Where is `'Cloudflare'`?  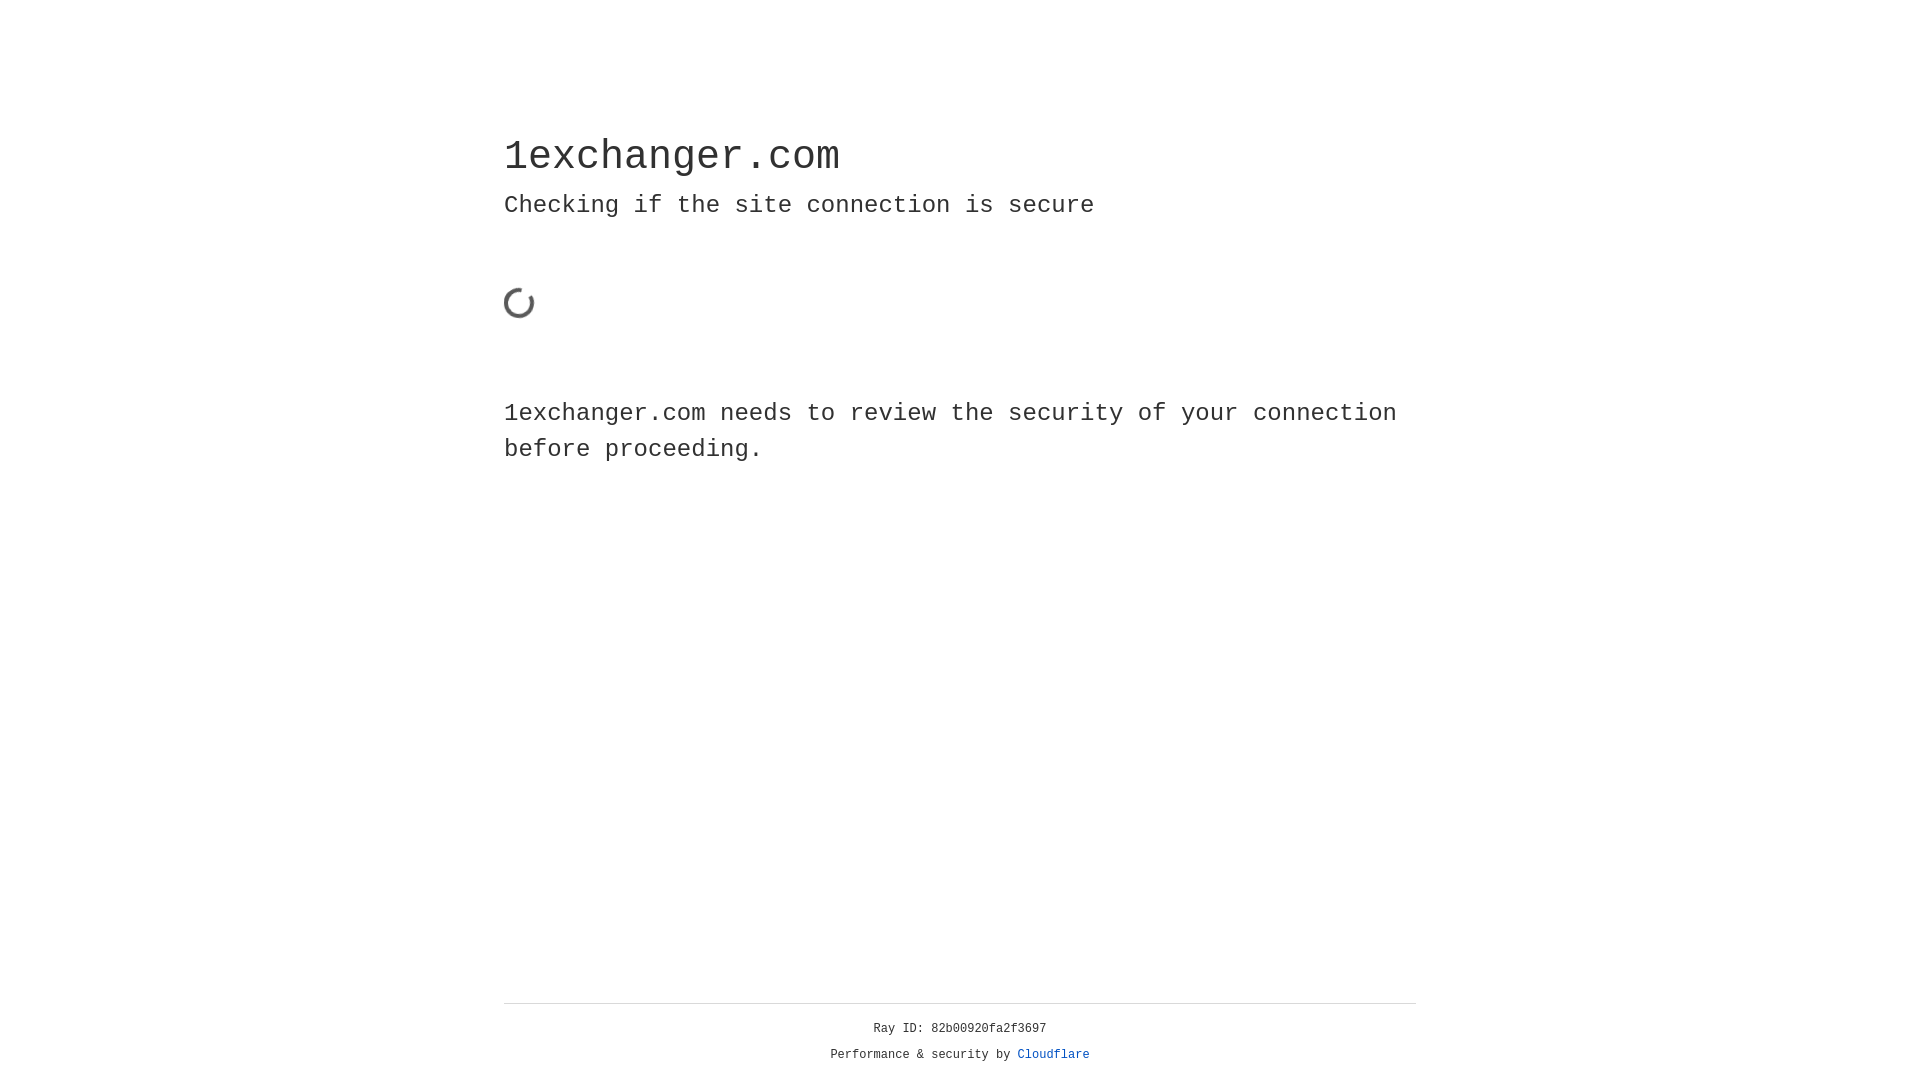
'Cloudflare' is located at coordinates (1053, 1054).